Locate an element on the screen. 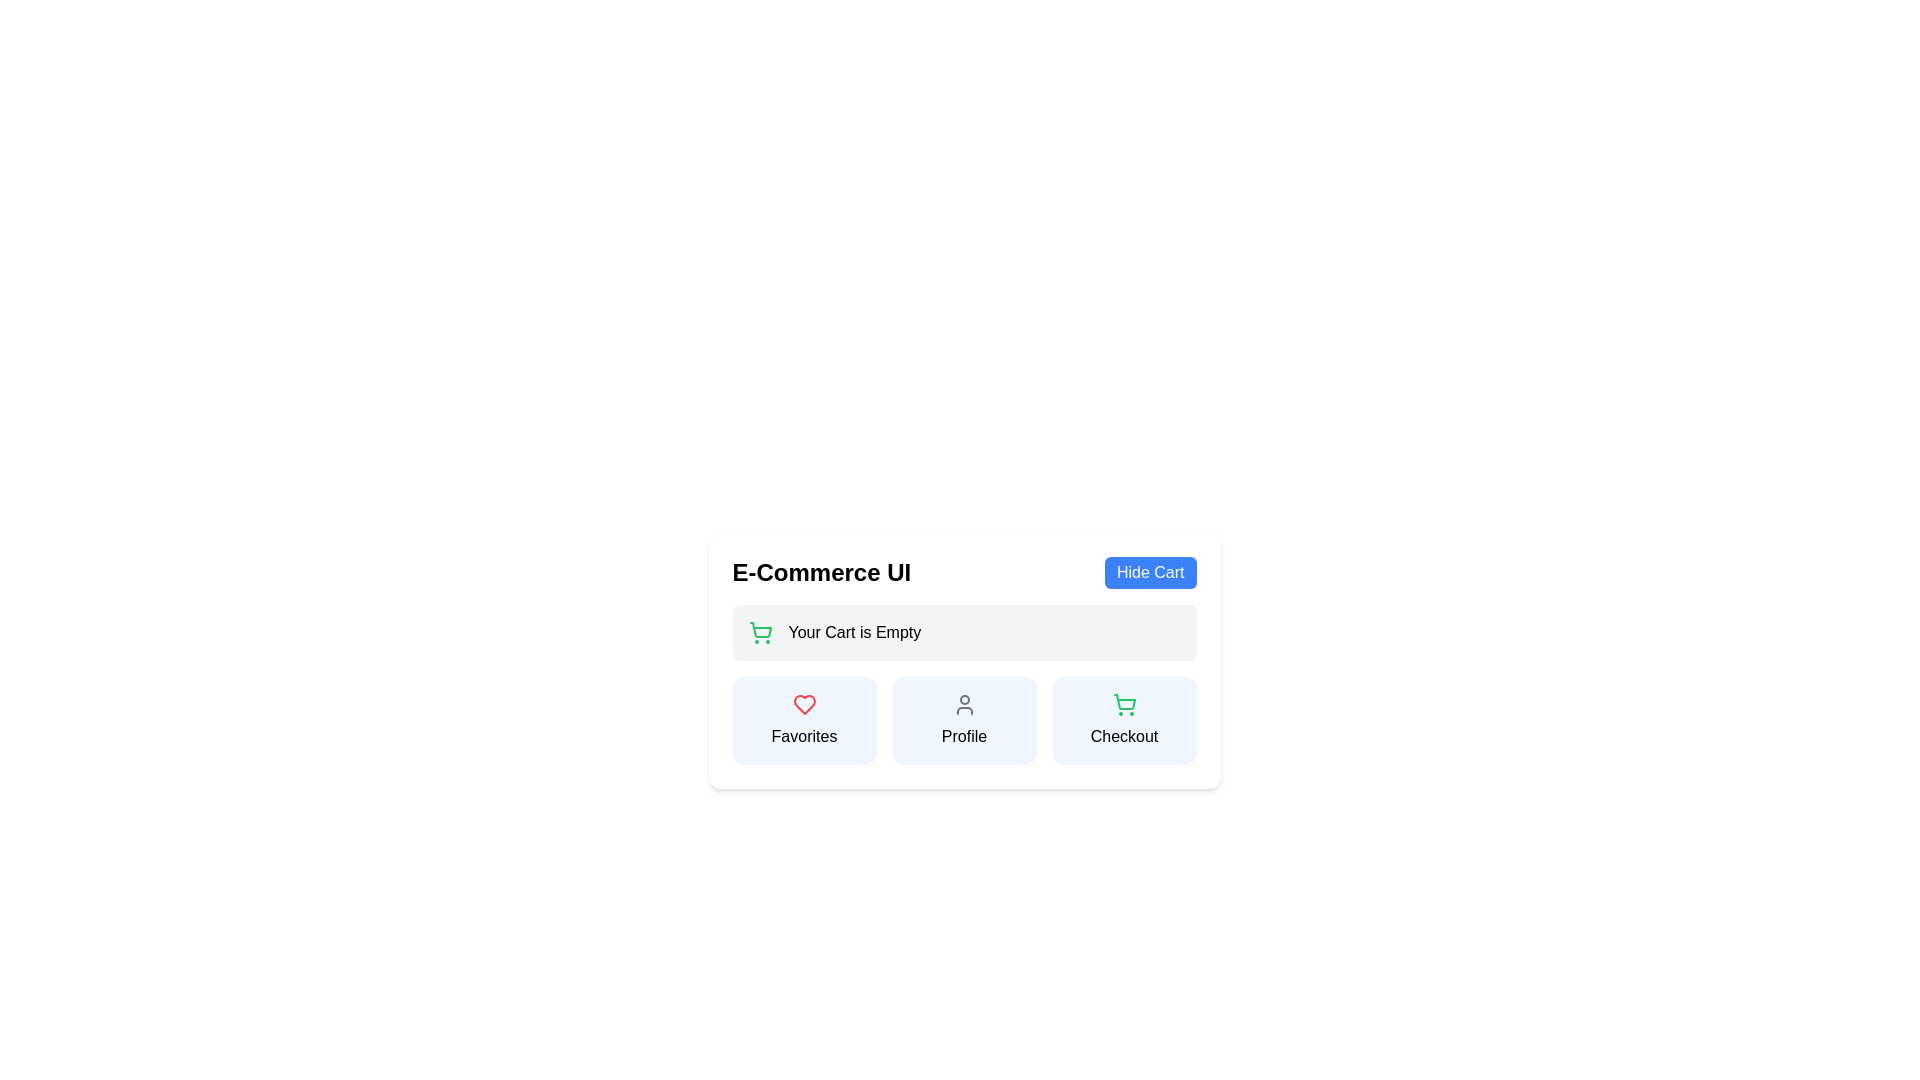  the green shopping cart icon located prominently above the 'Checkout' text, which represents the checkout functionality is located at coordinates (1124, 704).